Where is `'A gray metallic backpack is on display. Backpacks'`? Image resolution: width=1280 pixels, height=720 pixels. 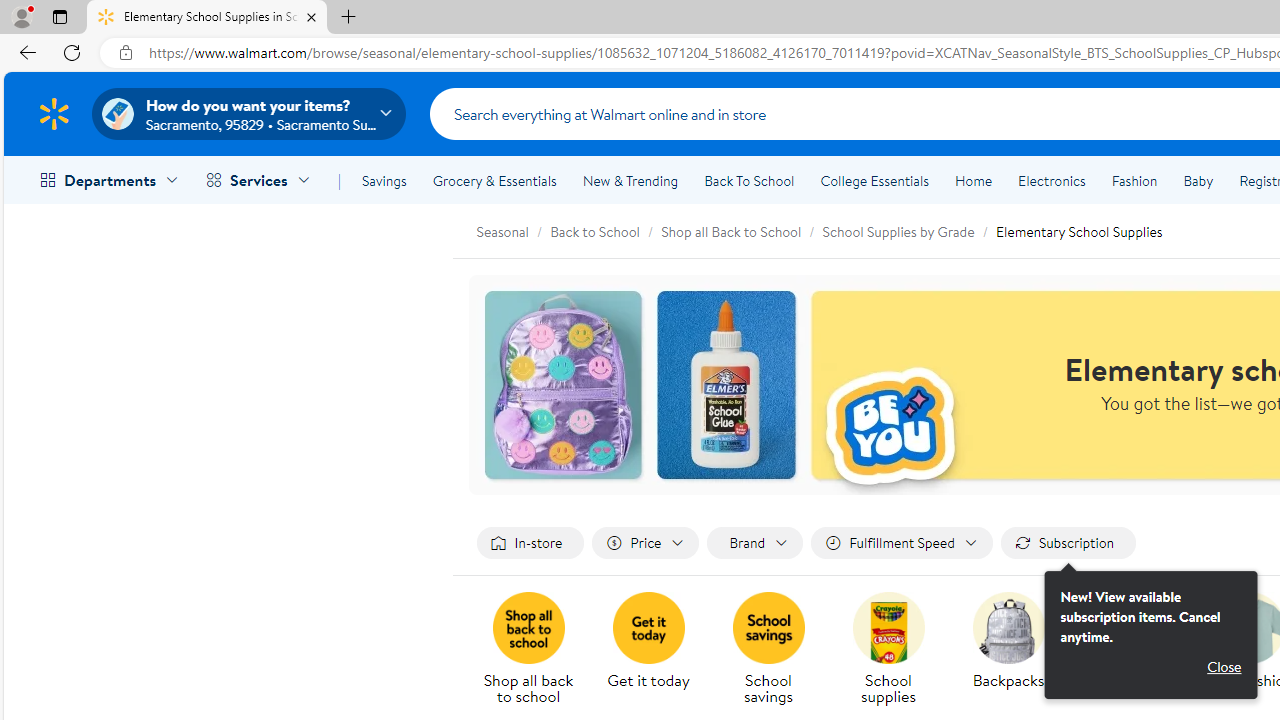
'A gray metallic backpack is on display. Backpacks' is located at coordinates (1008, 642).